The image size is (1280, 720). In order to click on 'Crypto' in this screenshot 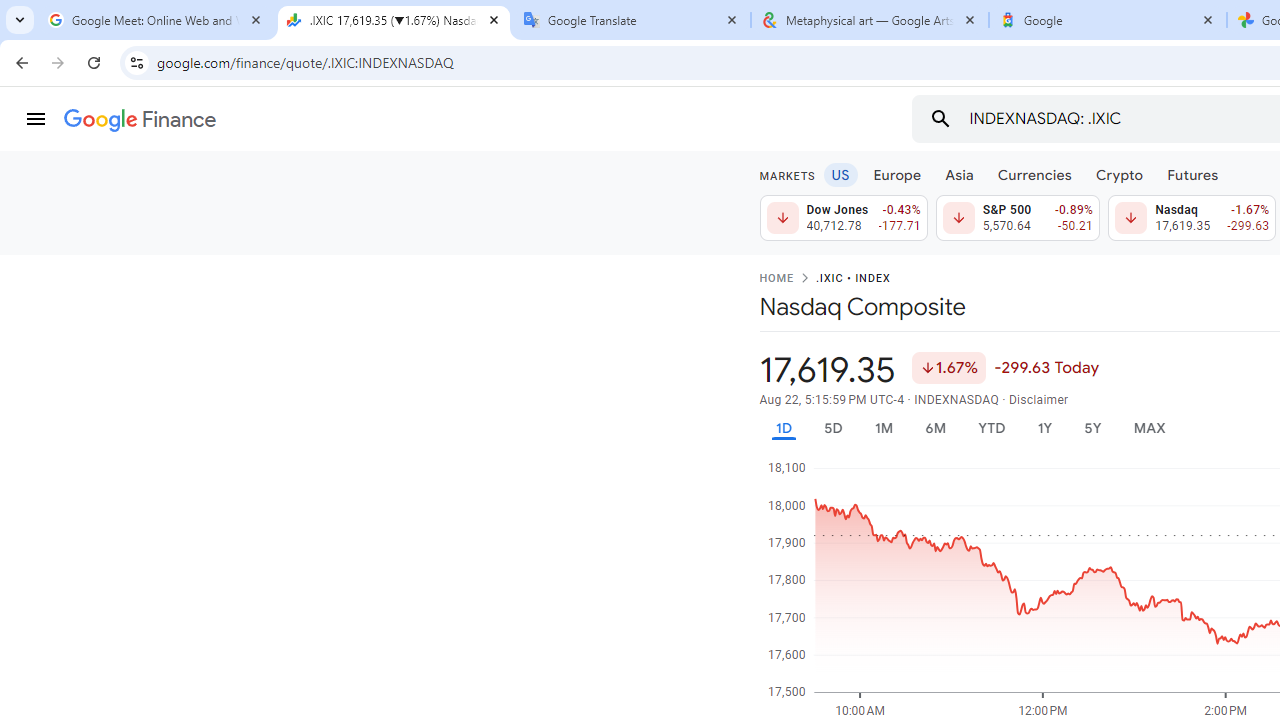, I will do `click(1118, 173)`.